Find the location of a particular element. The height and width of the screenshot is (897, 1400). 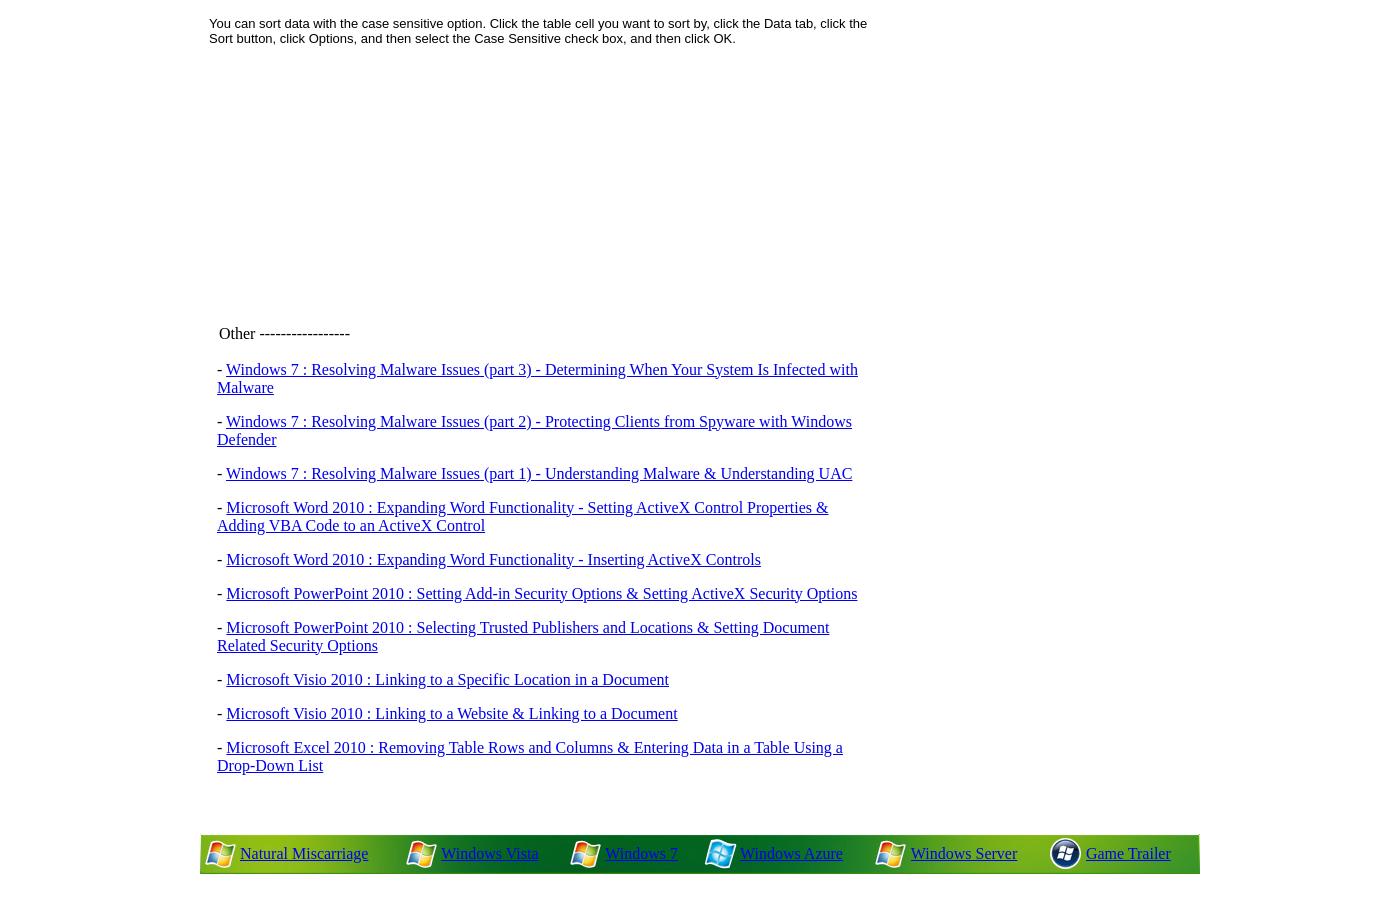

'Windows 7 : Resolving Malware Issues (part 2) - Protecting Clients from Spyware with Windows Defender' is located at coordinates (533, 428).